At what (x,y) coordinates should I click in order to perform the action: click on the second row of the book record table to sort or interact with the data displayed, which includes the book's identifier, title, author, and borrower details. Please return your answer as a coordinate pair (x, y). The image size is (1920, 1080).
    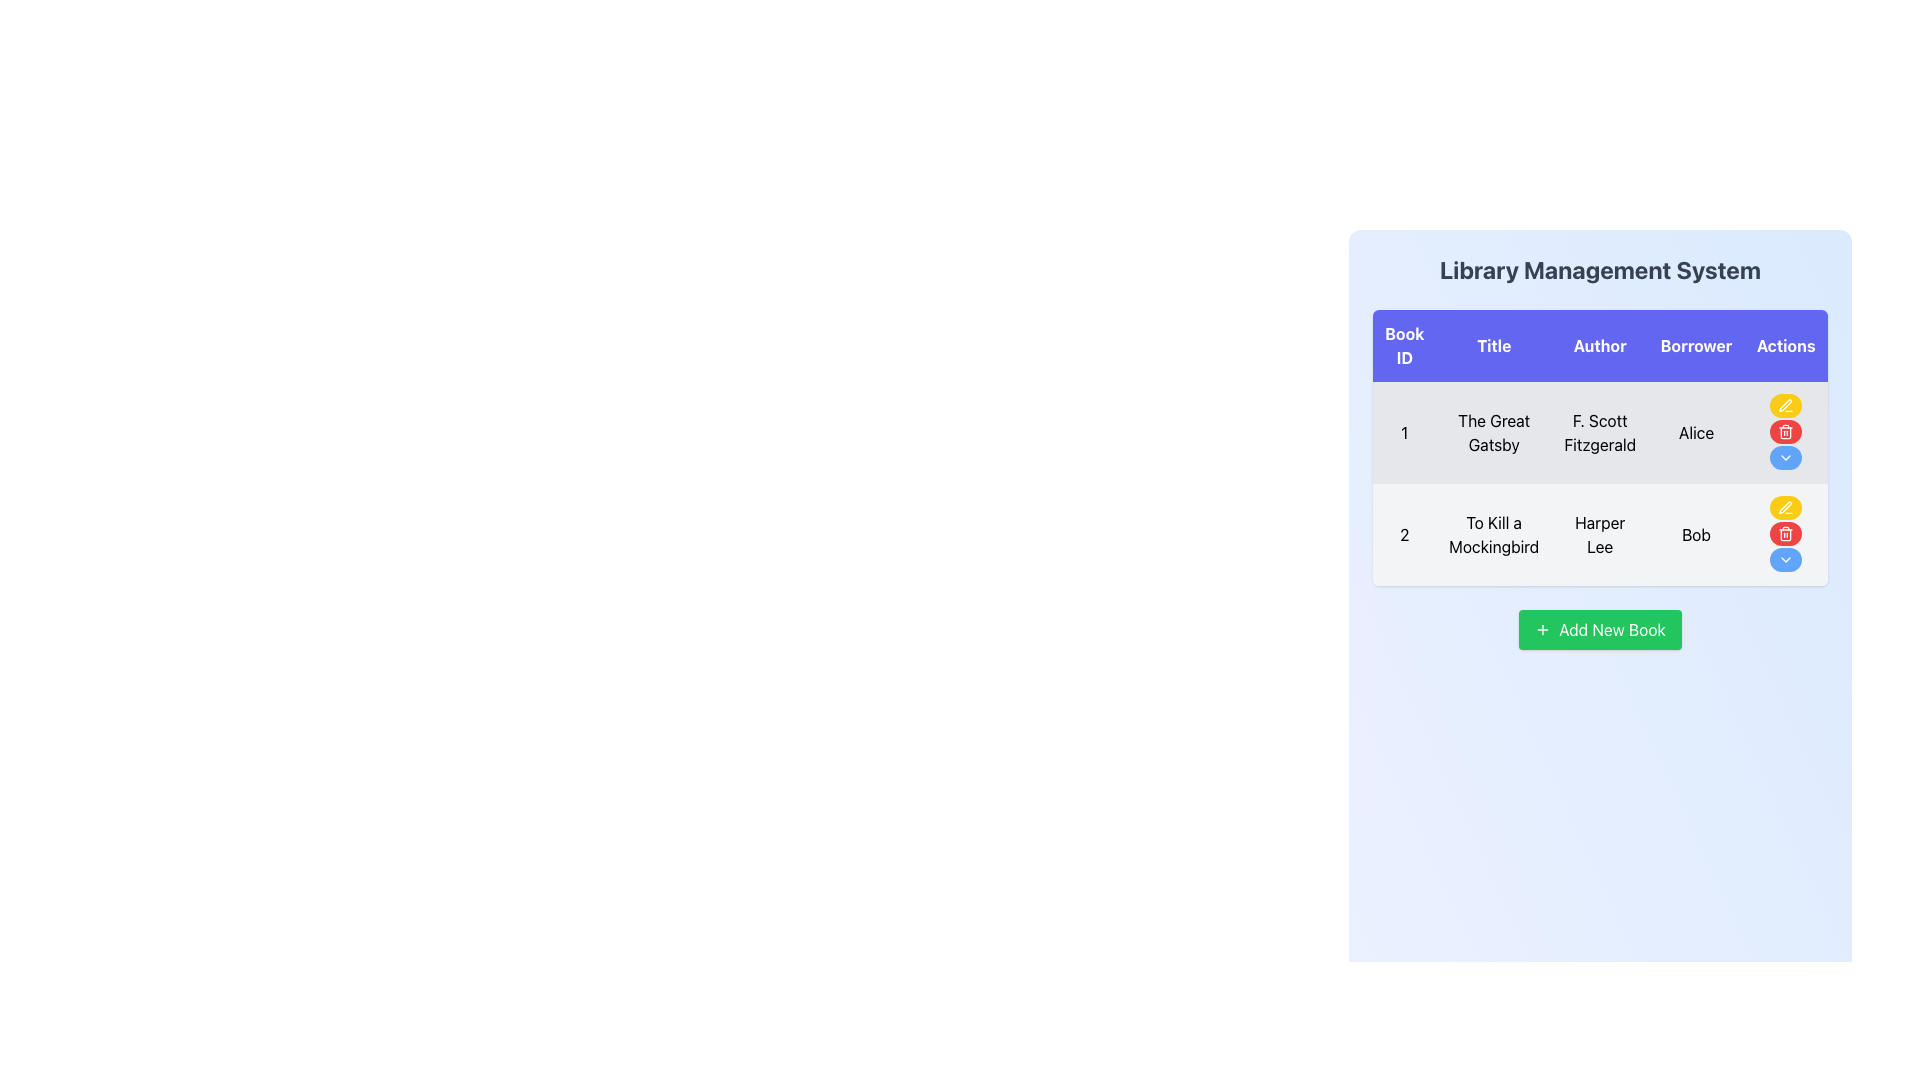
    Looking at the image, I should click on (1600, 534).